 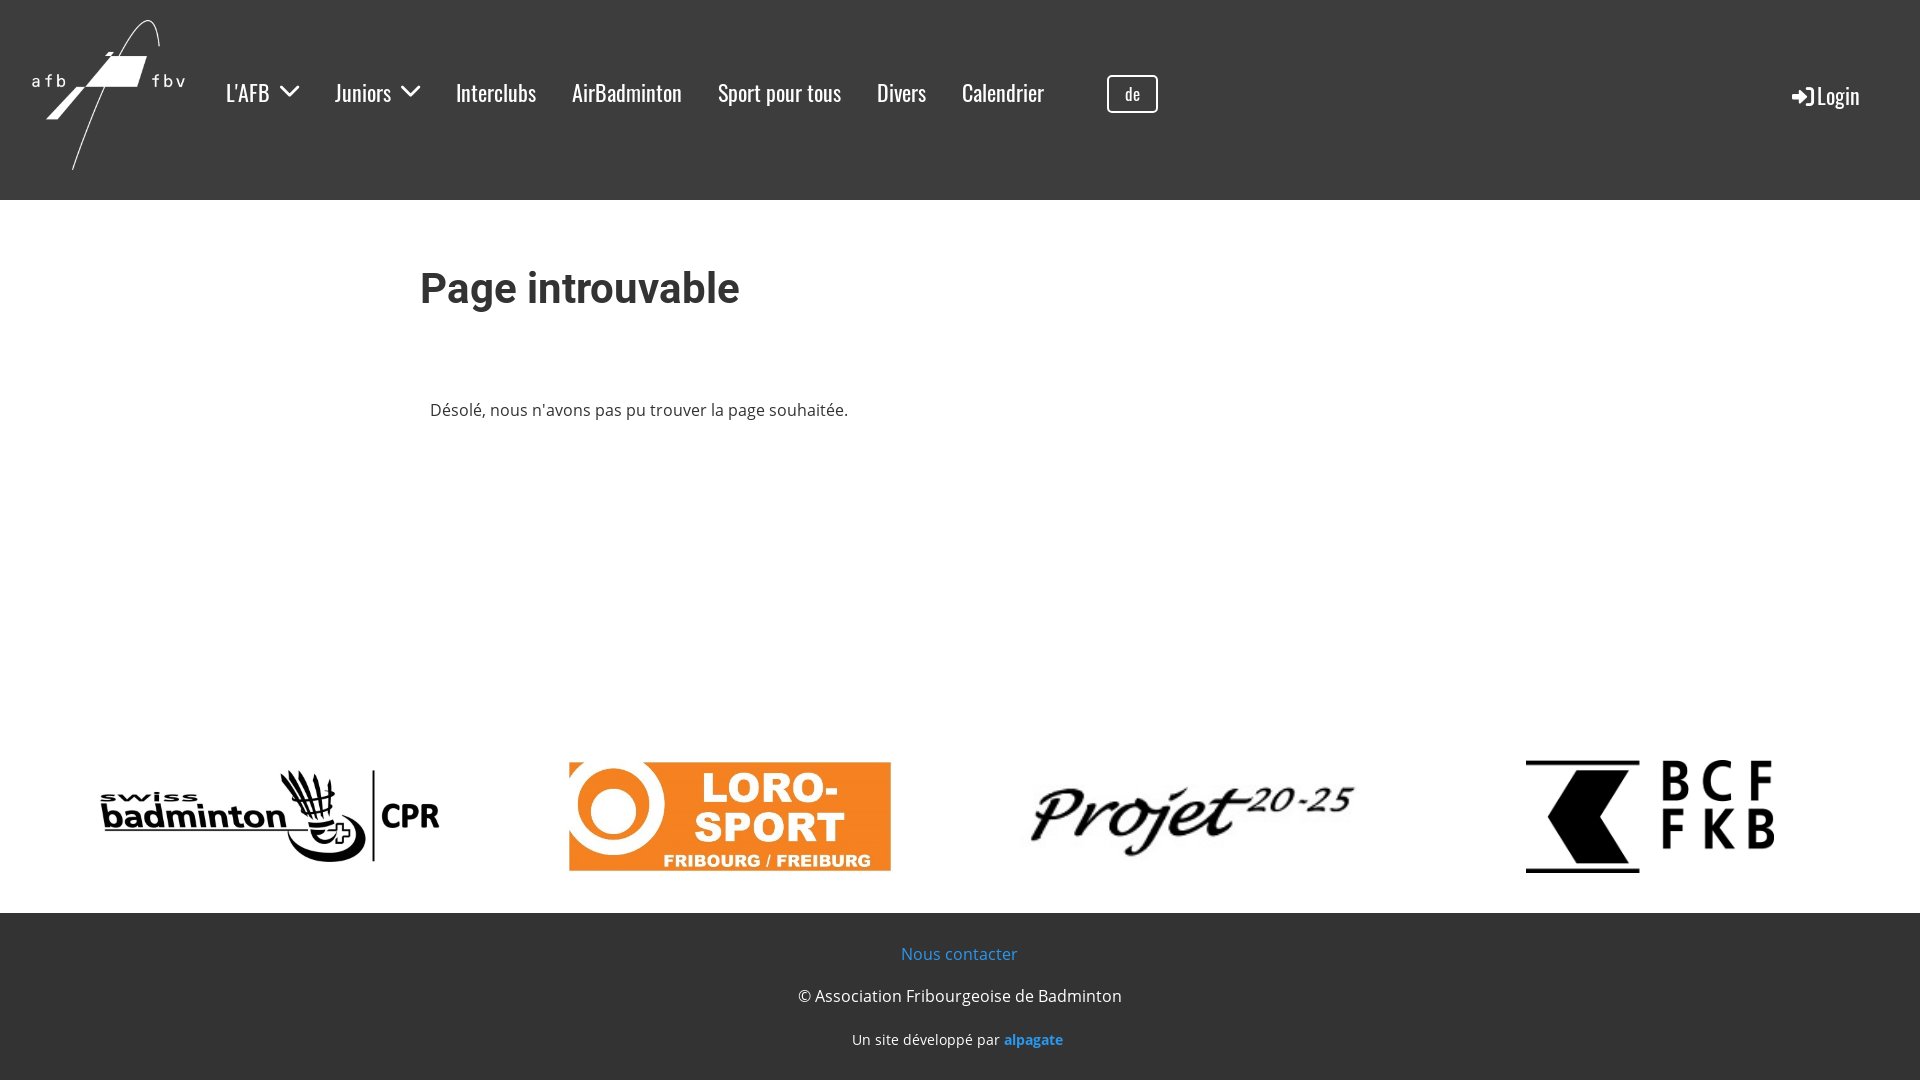 What do you see at coordinates (495, 92) in the screenshot?
I see `'Interclubs'` at bounding box center [495, 92].